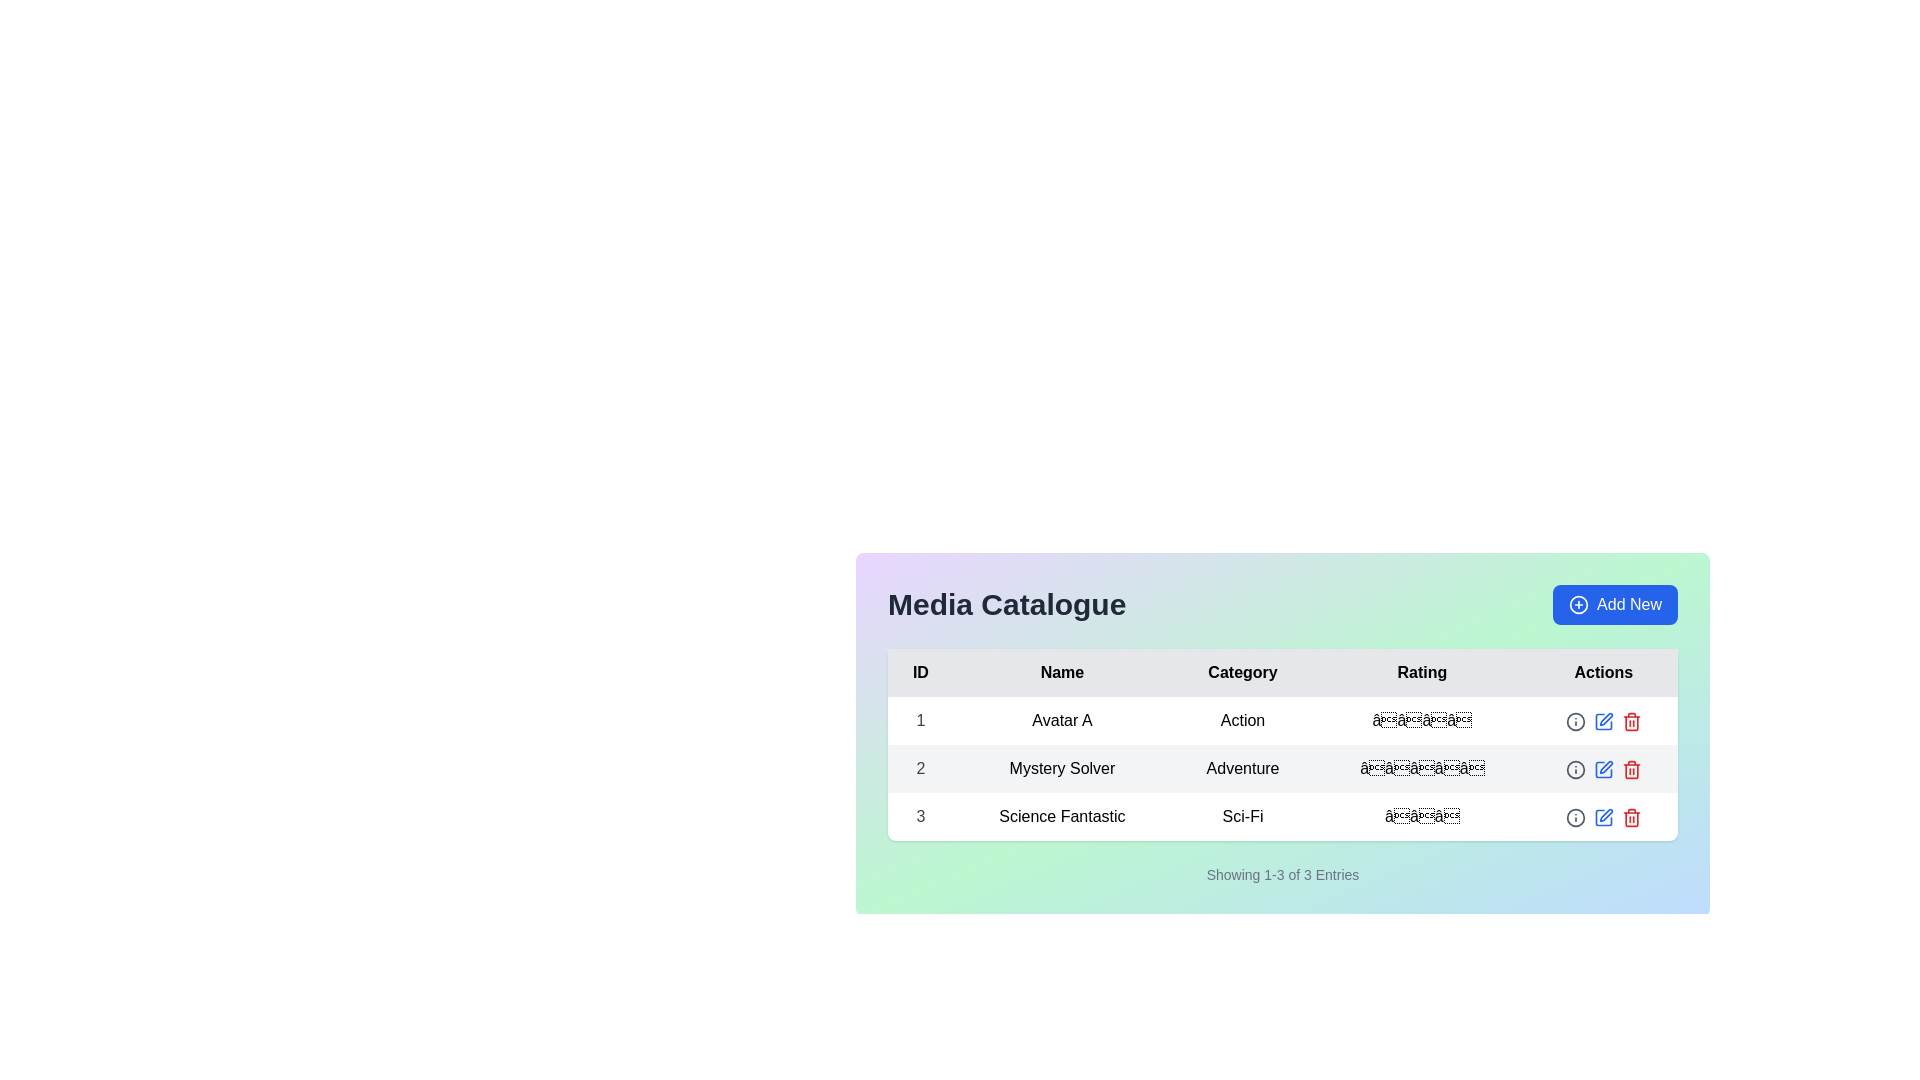  Describe the element at coordinates (1631, 721) in the screenshot. I see `the red trash icon button in the 'Actions' column of the table to invoke the delete action for 'Avatar A'` at that location.